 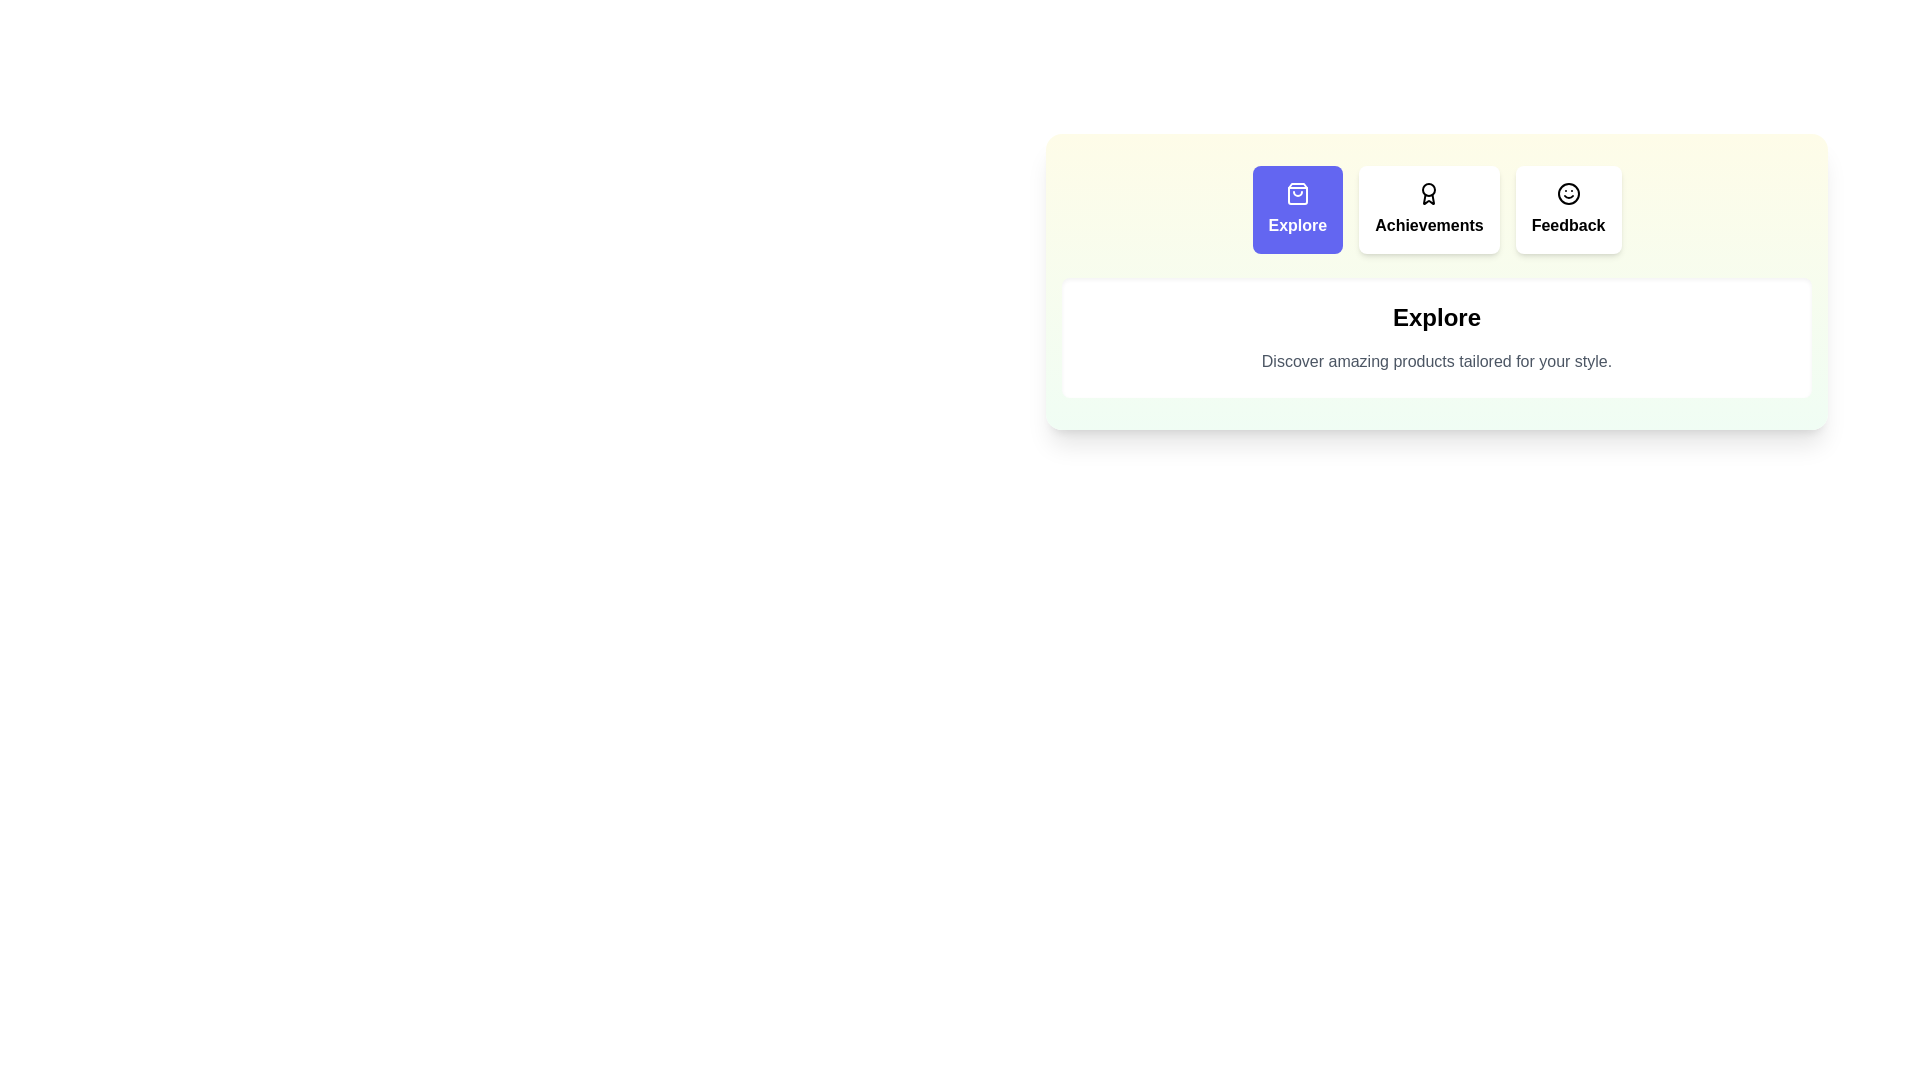 I want to click on the tab labeled Feedback to observe the hover effect, so click(x=1567, y=209).